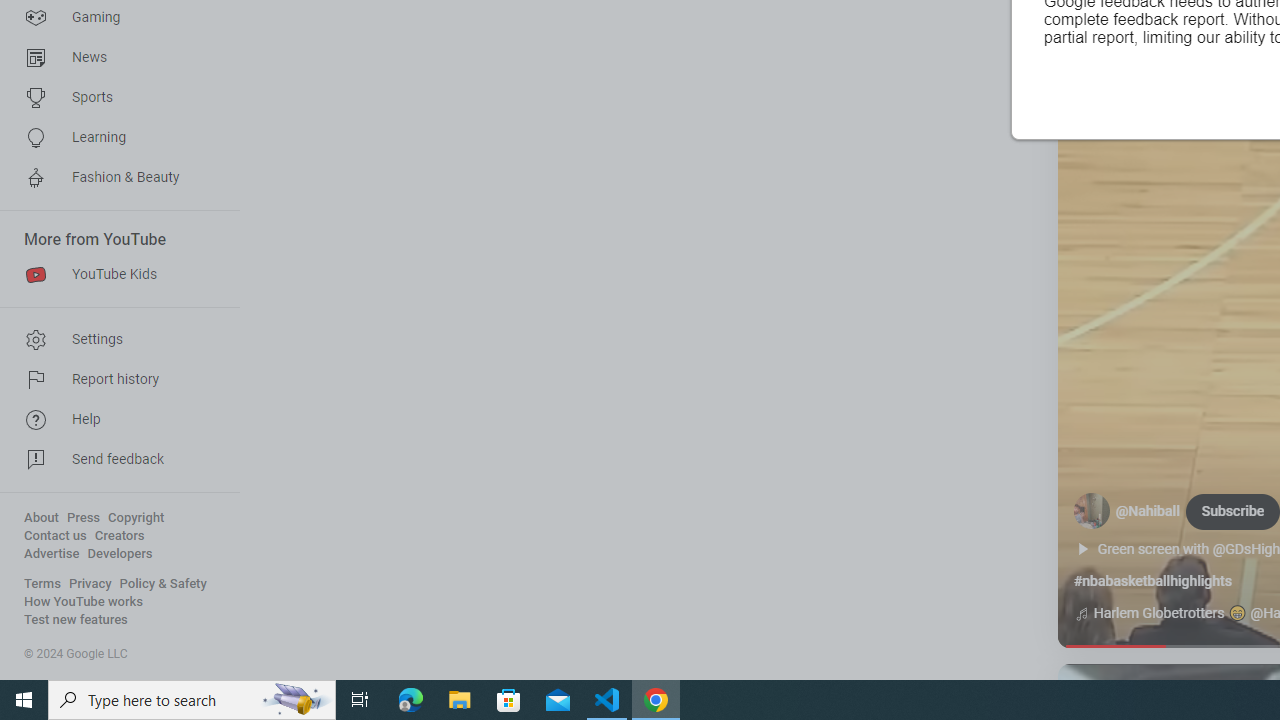 The height and width of the screenshot is (720, 1280). I want to click on 'About', so click(41, 517).